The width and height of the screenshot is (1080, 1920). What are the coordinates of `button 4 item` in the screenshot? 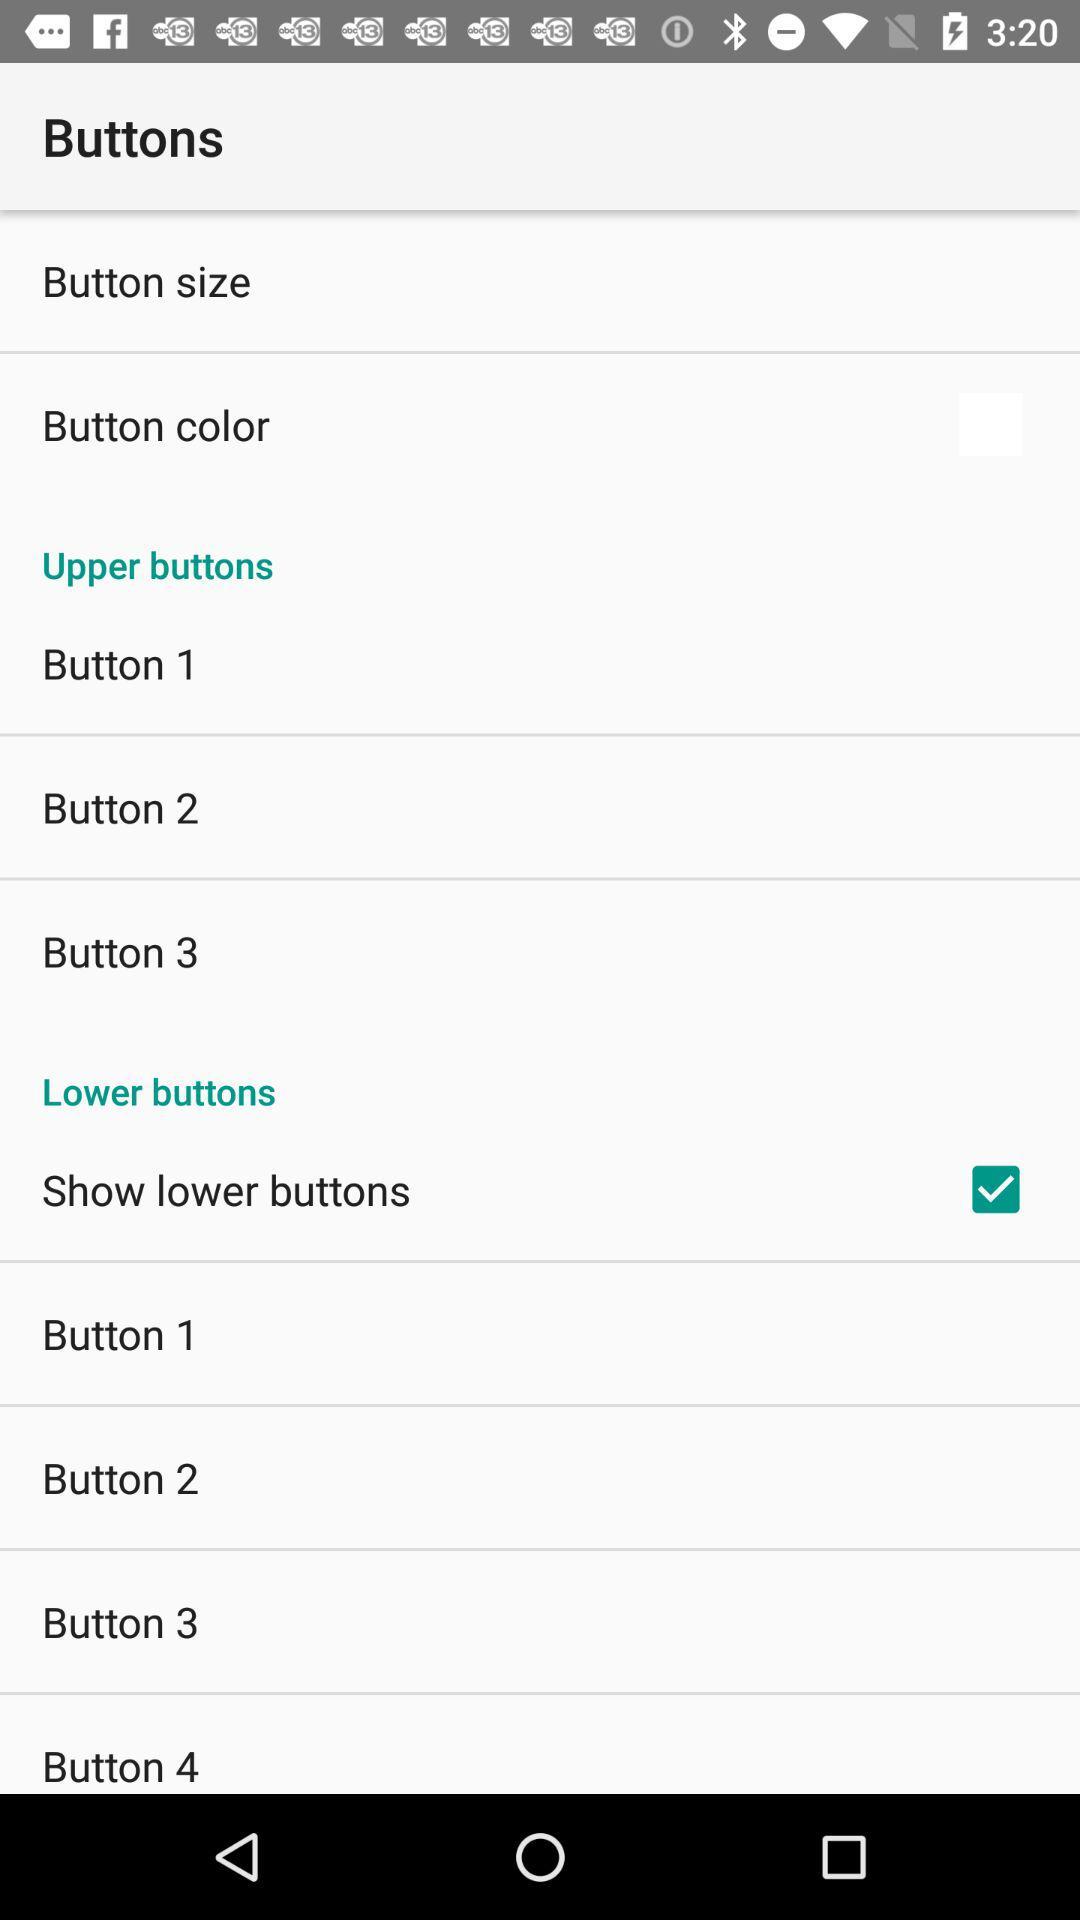 It's located at (120, 1765).